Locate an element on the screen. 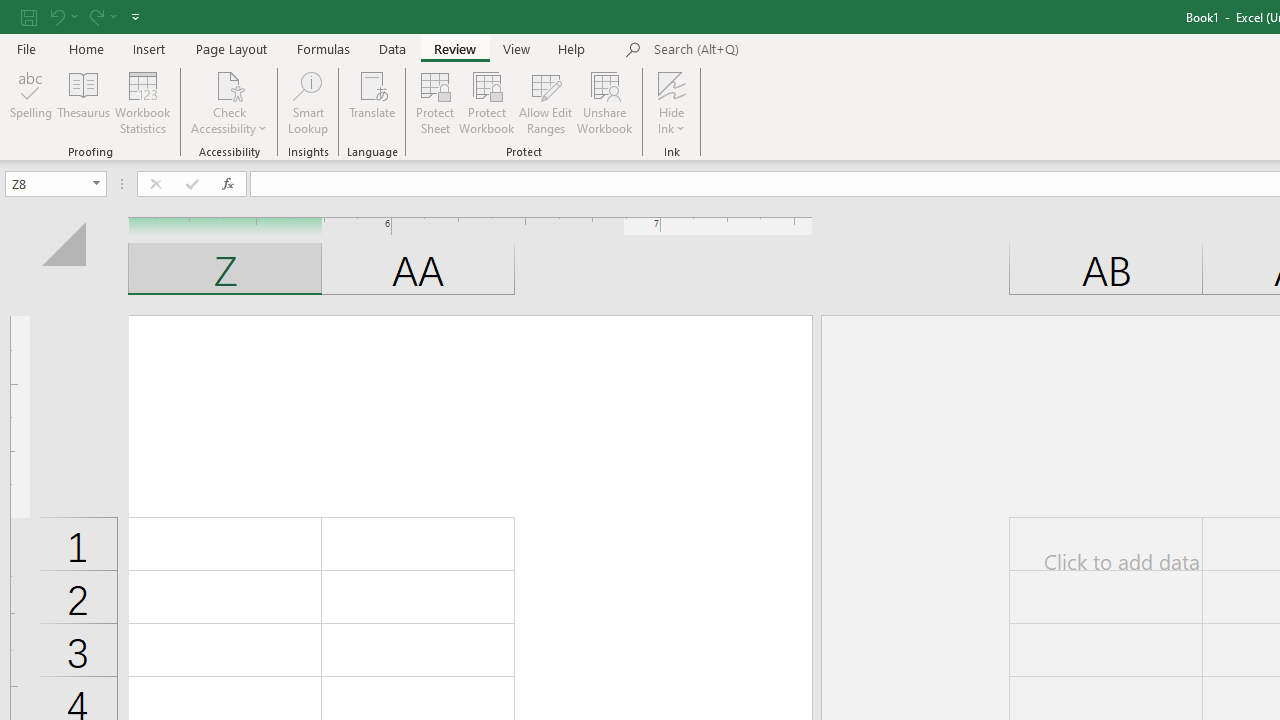 This screenshot has height=720, width=1280. 'Unshare Workbook' is located at coordinates (603, 103).